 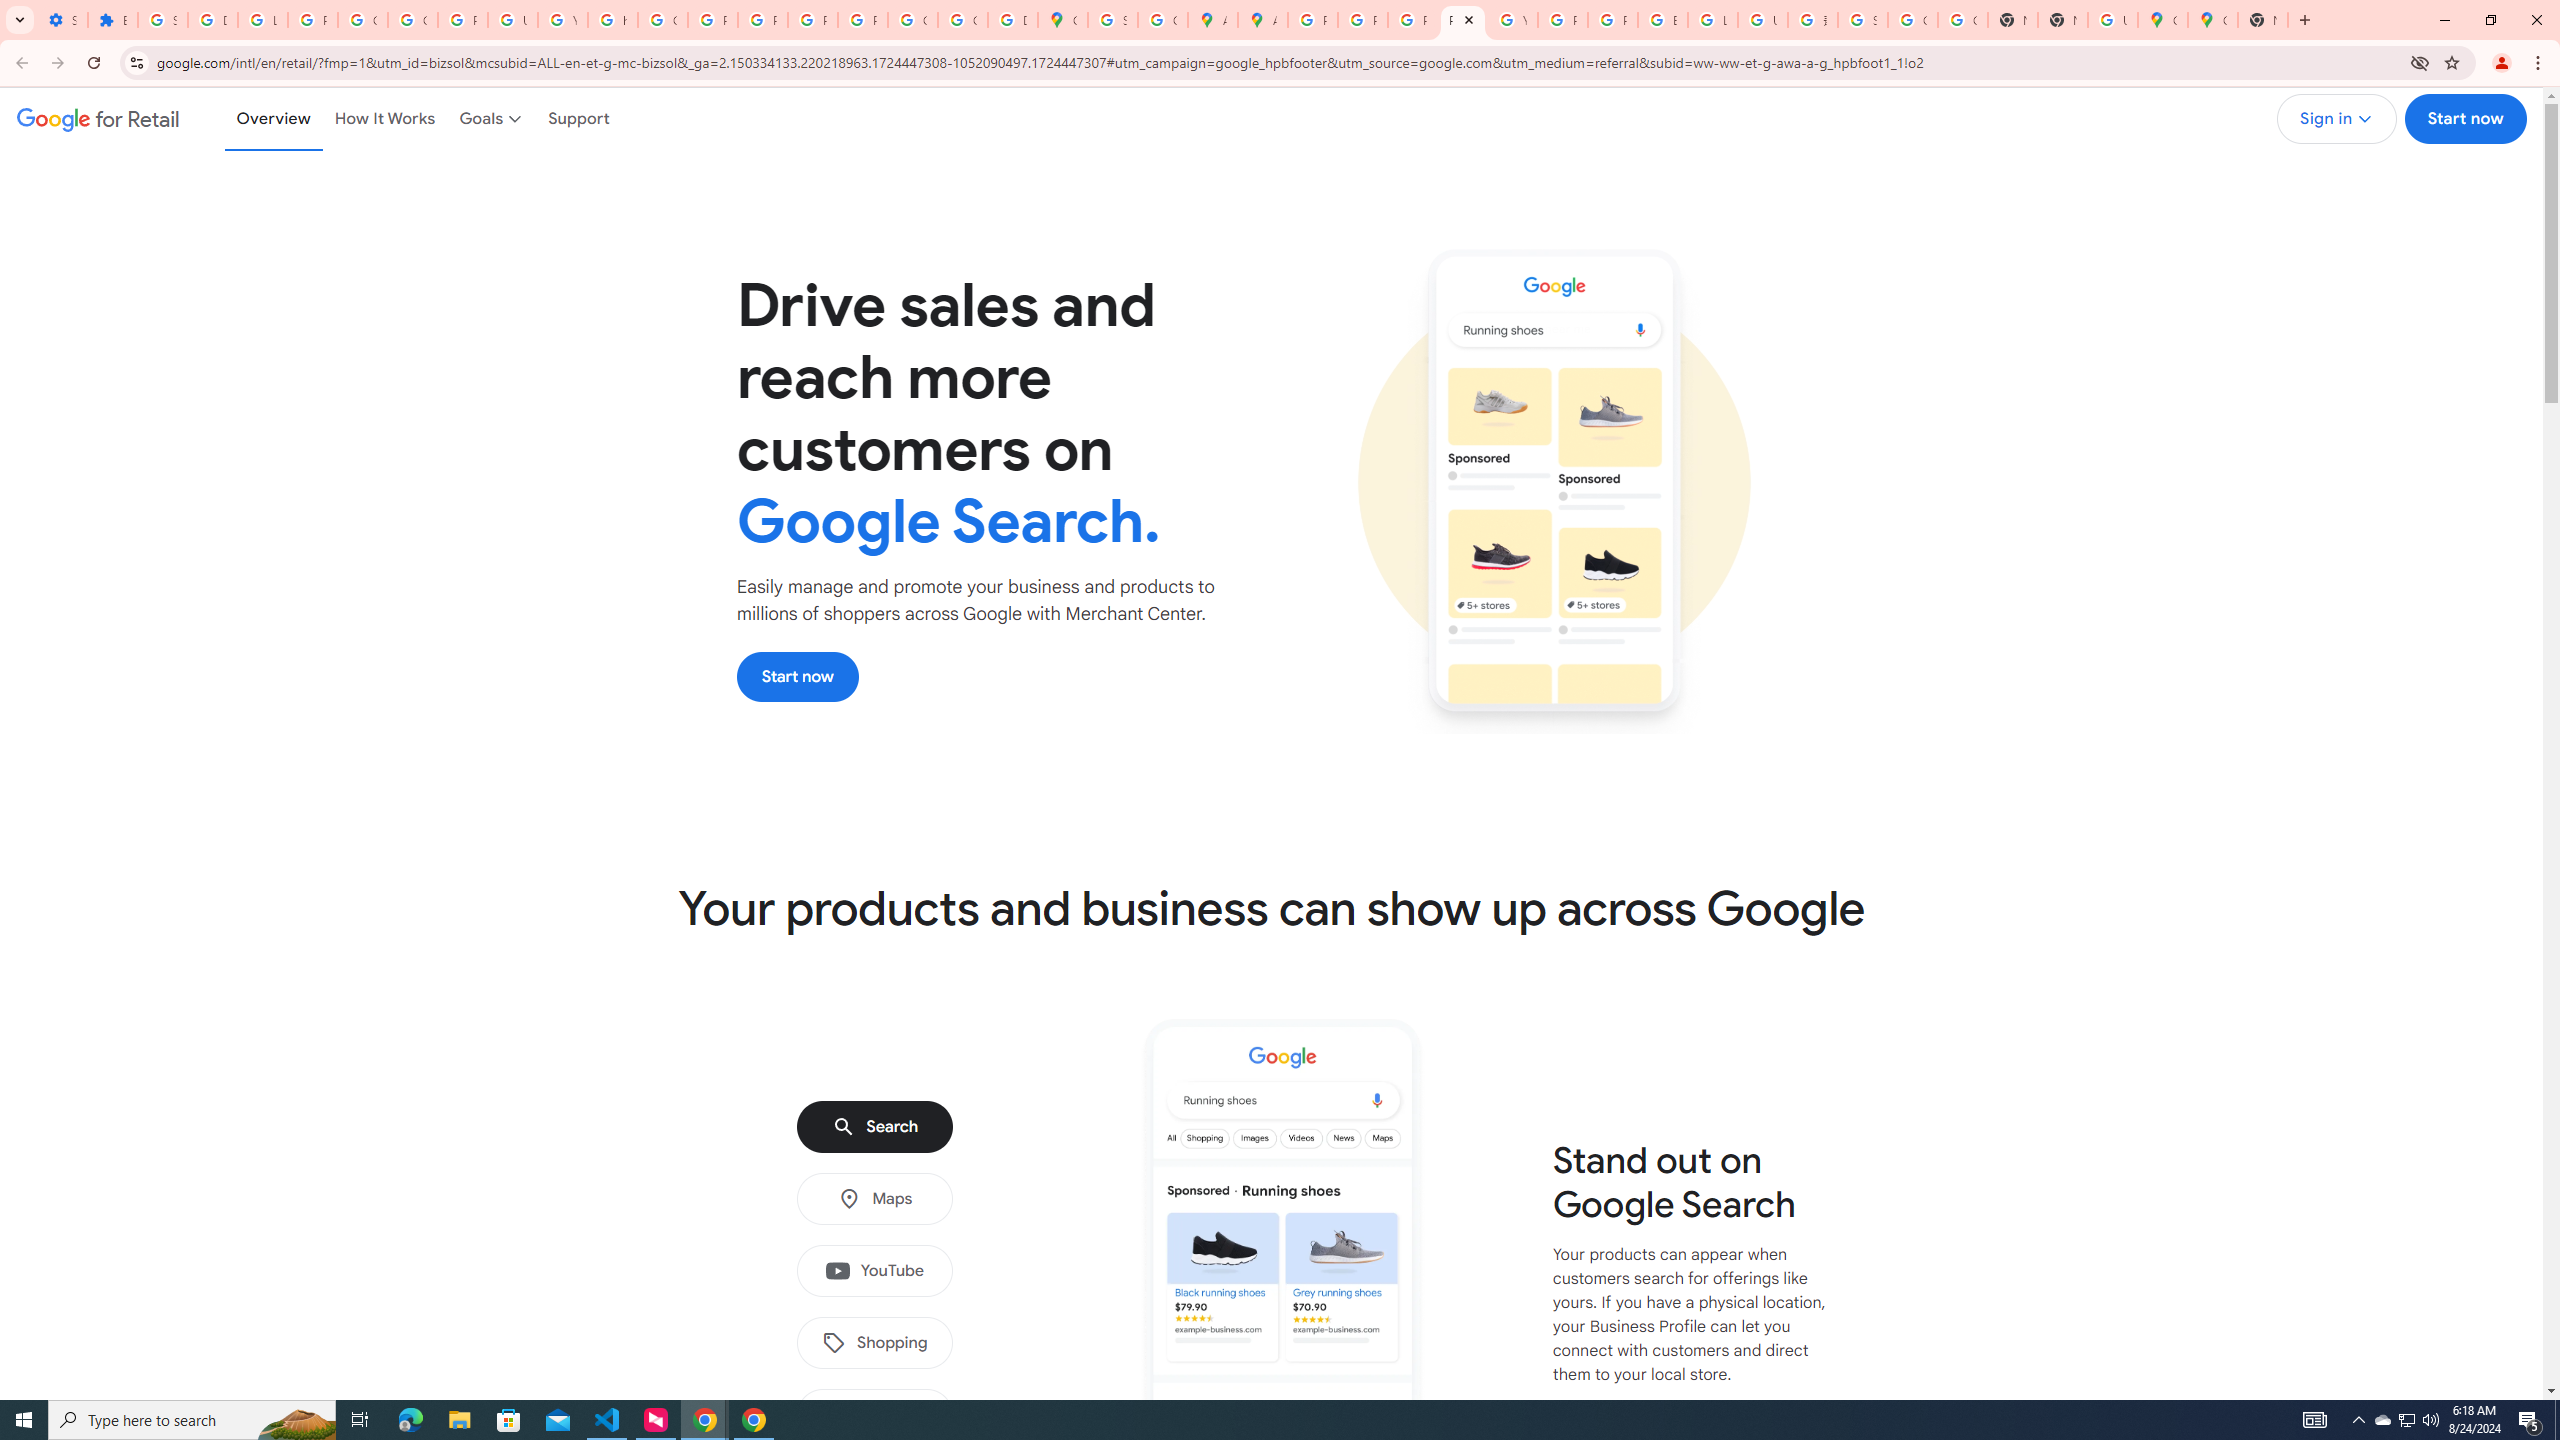 I want to click on 'Support', so click(x=578, y=118).